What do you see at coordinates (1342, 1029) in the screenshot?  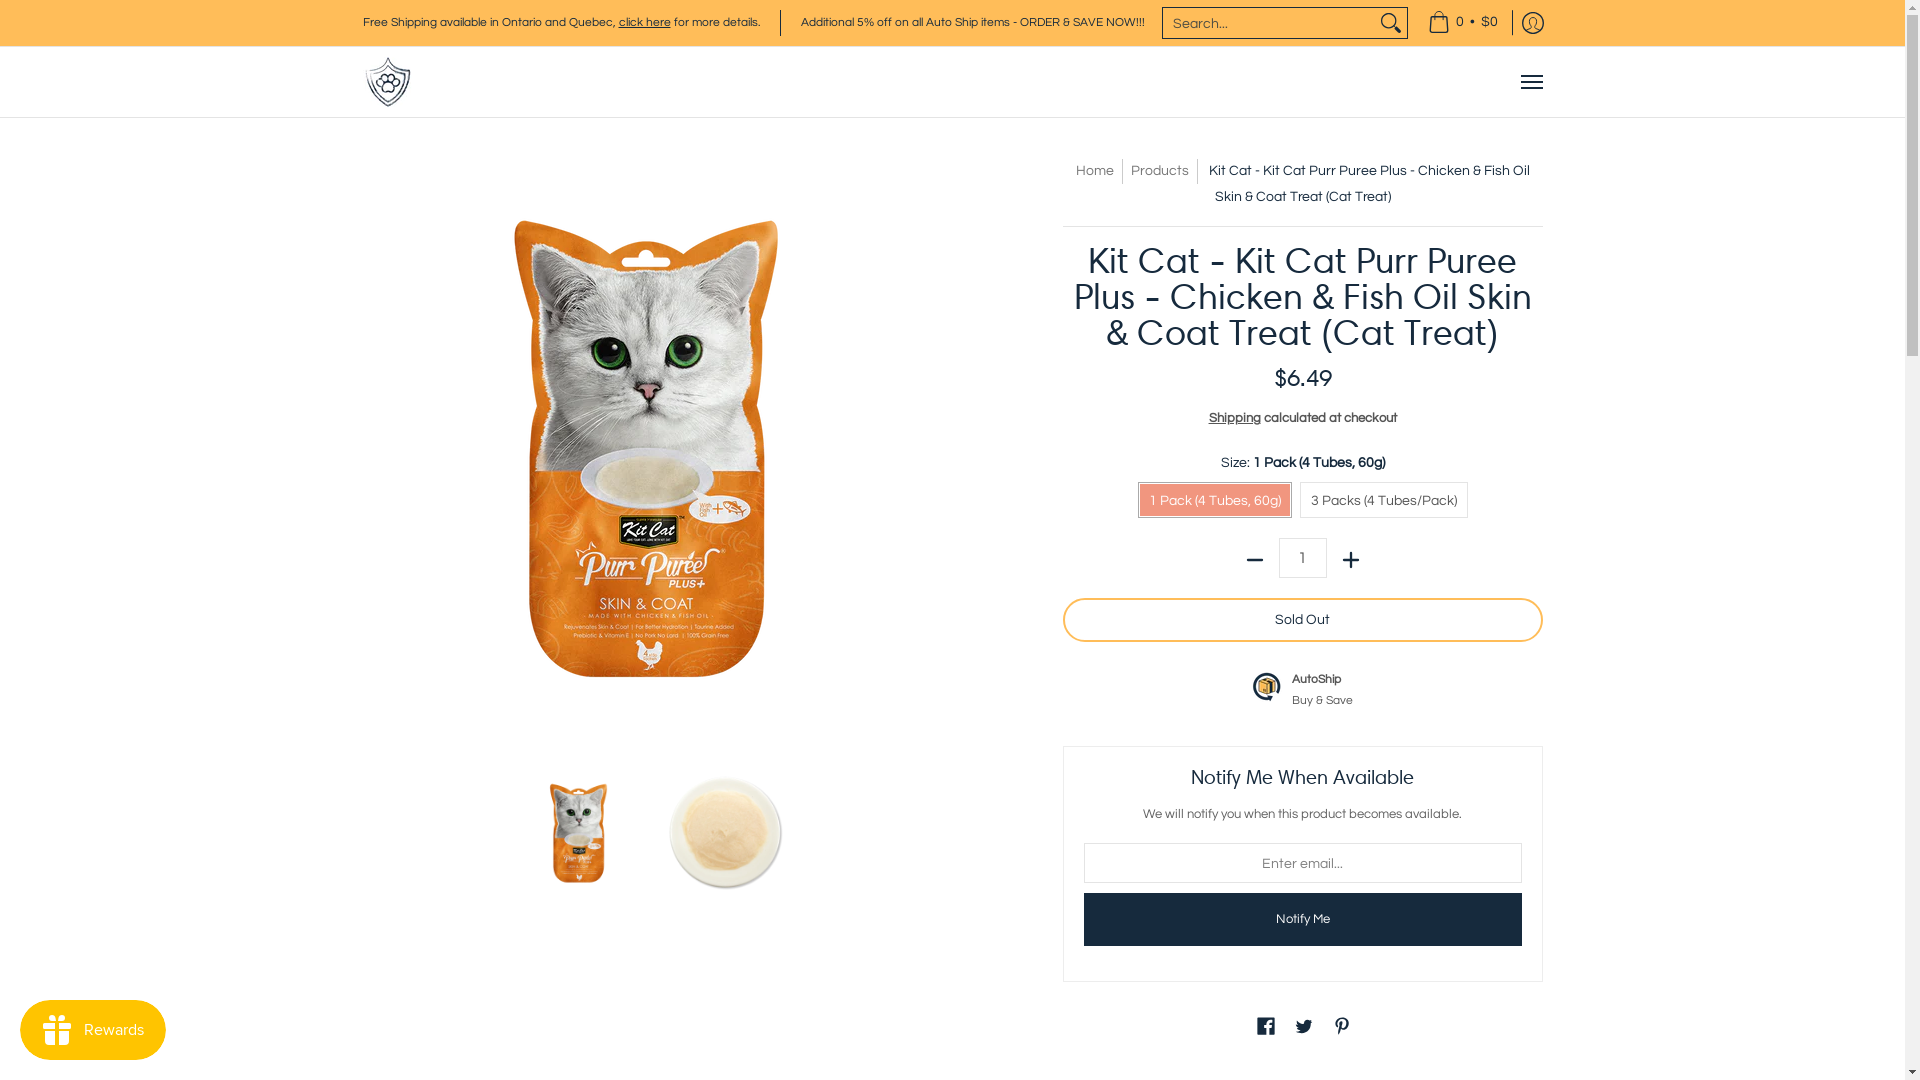 I see `'Pinterest'` at bounding box center [1342, 1029].